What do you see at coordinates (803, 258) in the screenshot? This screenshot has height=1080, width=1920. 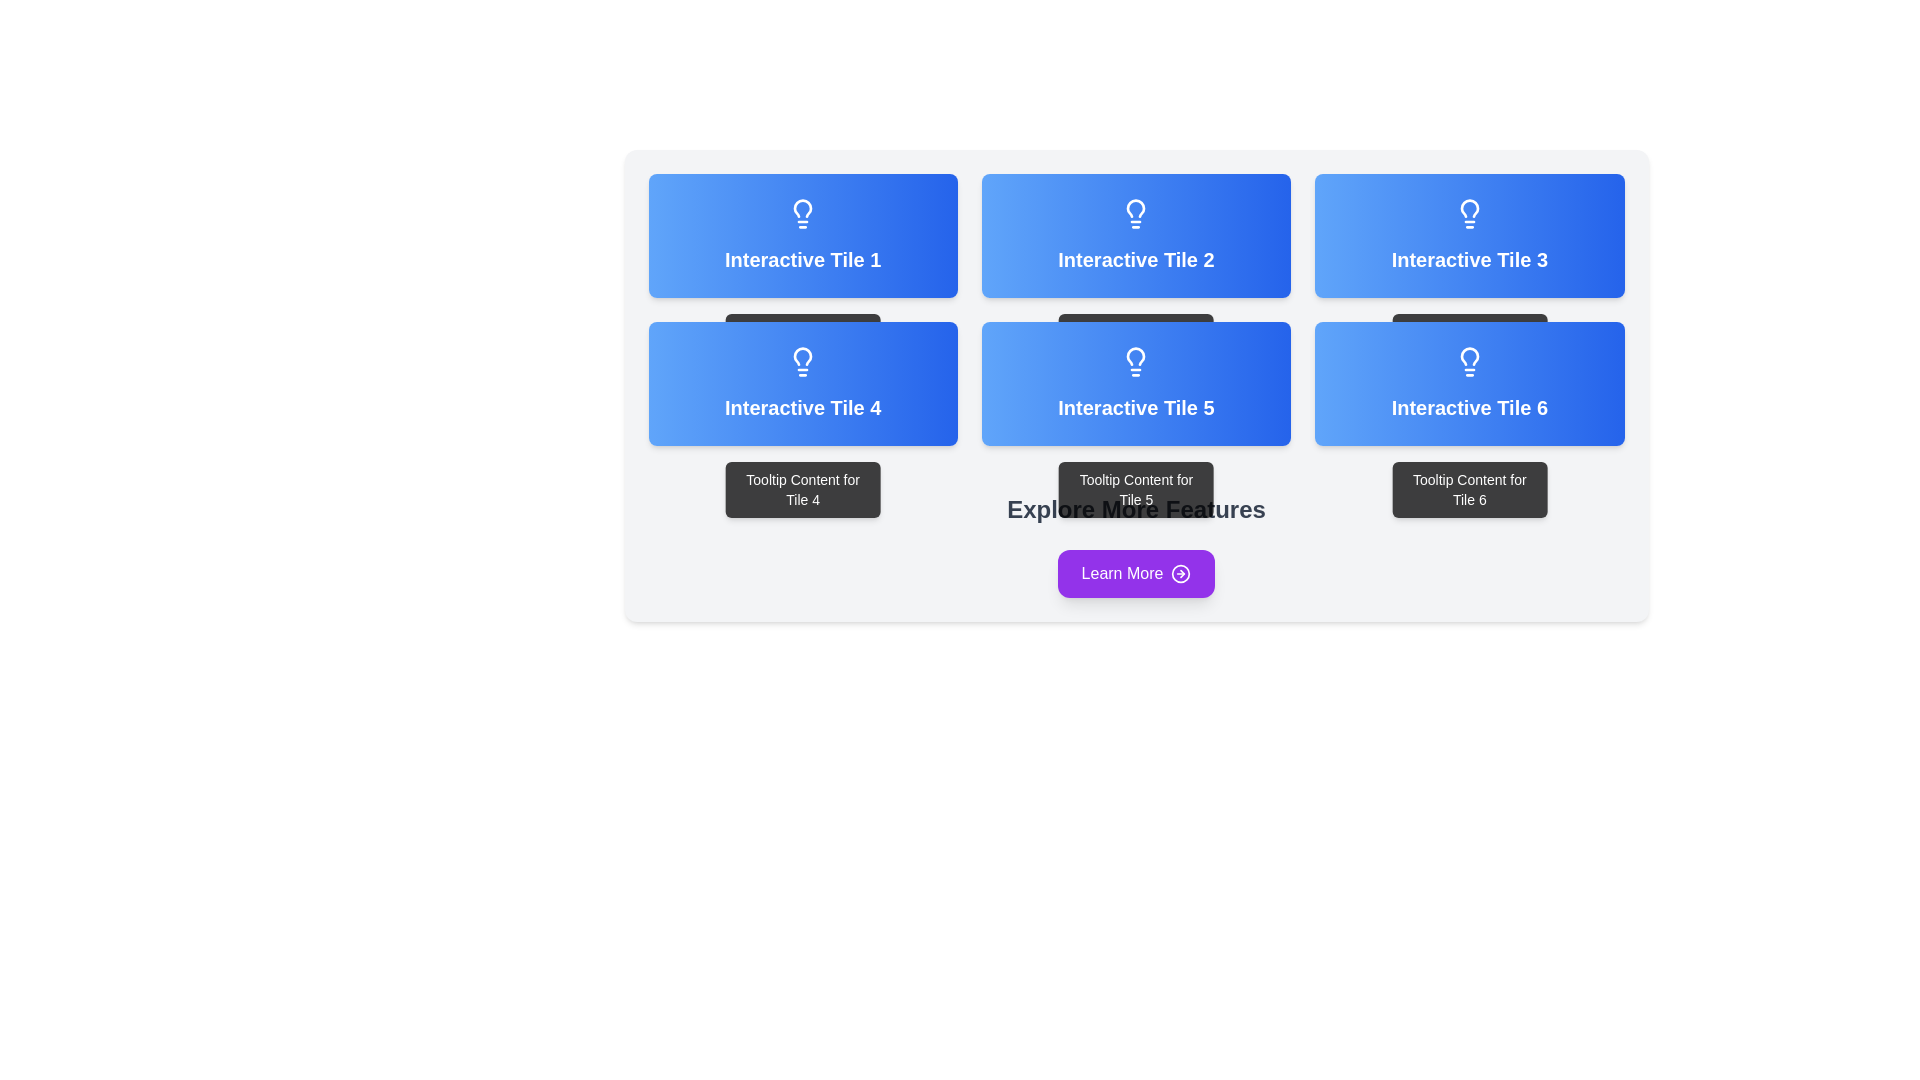 I see `the text label reading 'Interactive Tile 1', which is styled in bold and located within a blue gradient background tile` at bounding box center [803, 258].